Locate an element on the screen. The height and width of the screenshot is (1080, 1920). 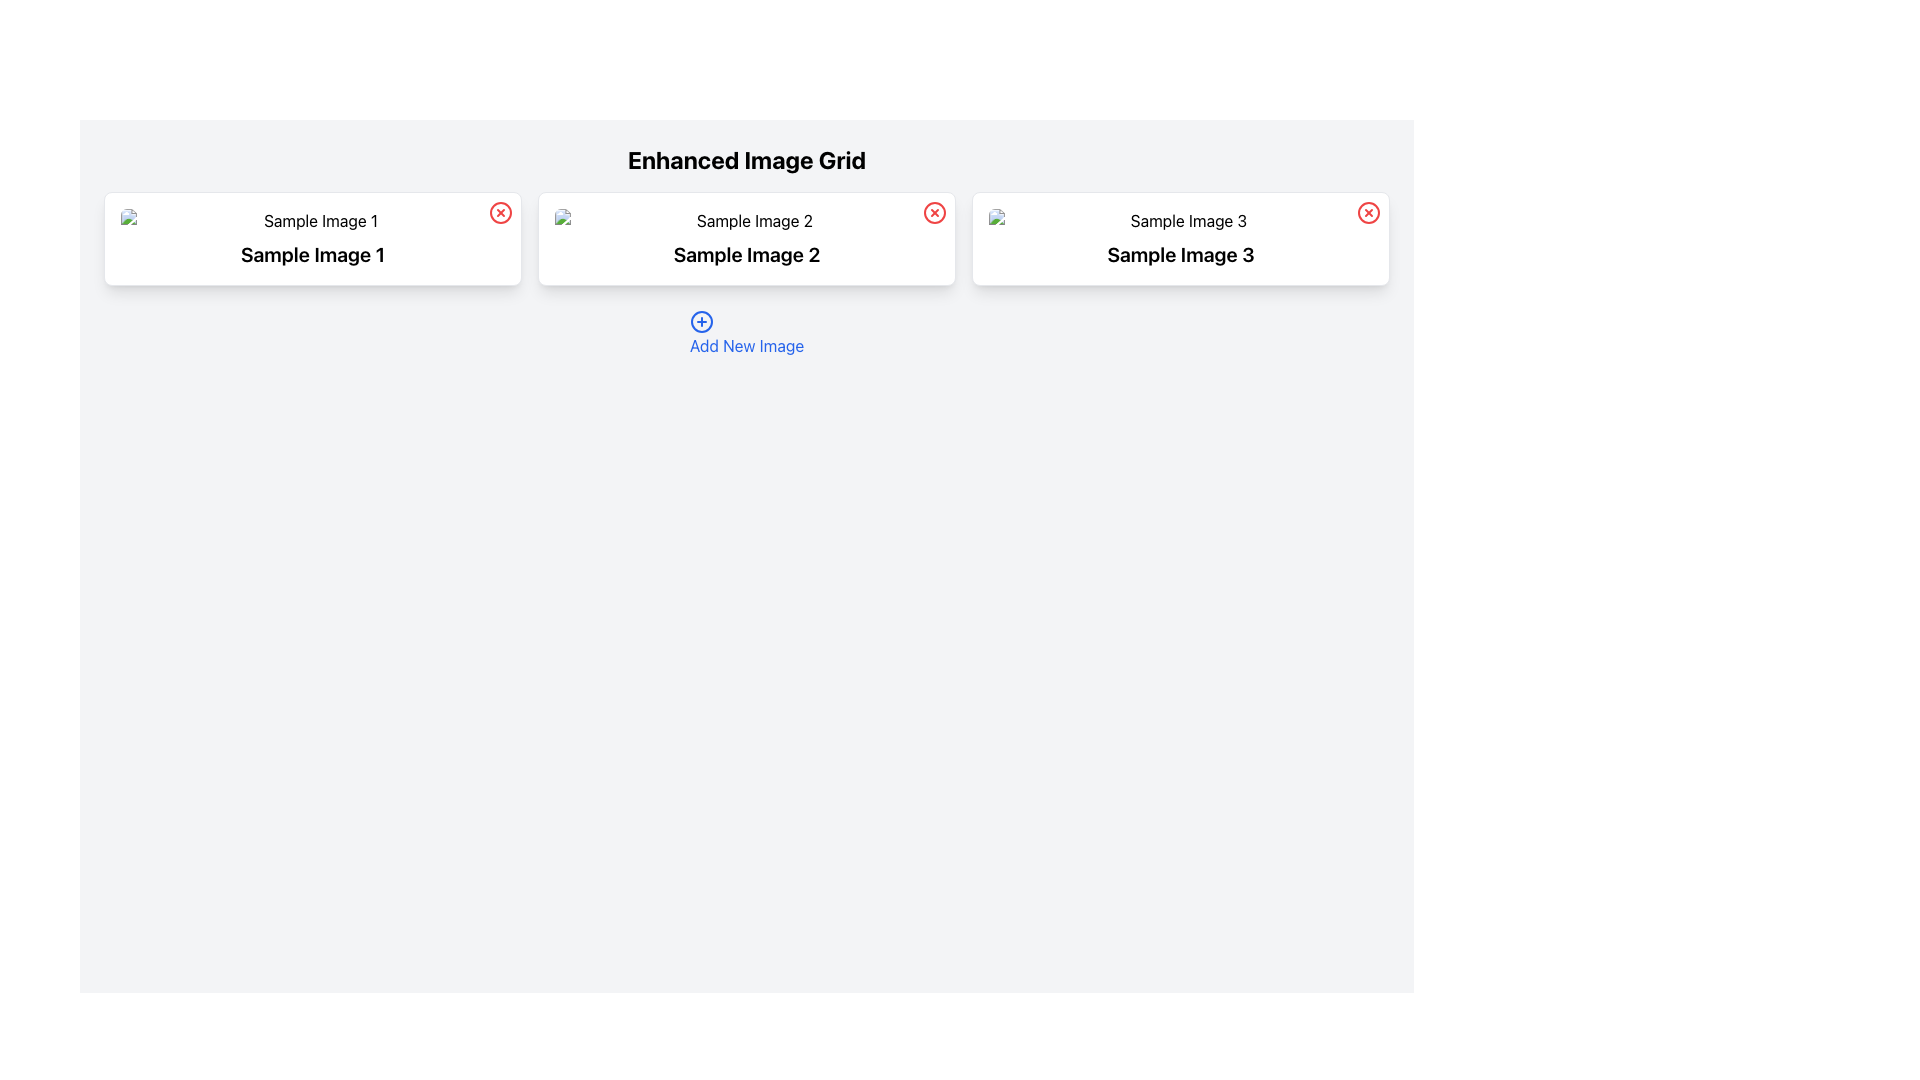
the SVG Circle element with a blue outline that is part of the plus sign icon located below the 'Add New Image' text link is located at coordinates (701, 320).